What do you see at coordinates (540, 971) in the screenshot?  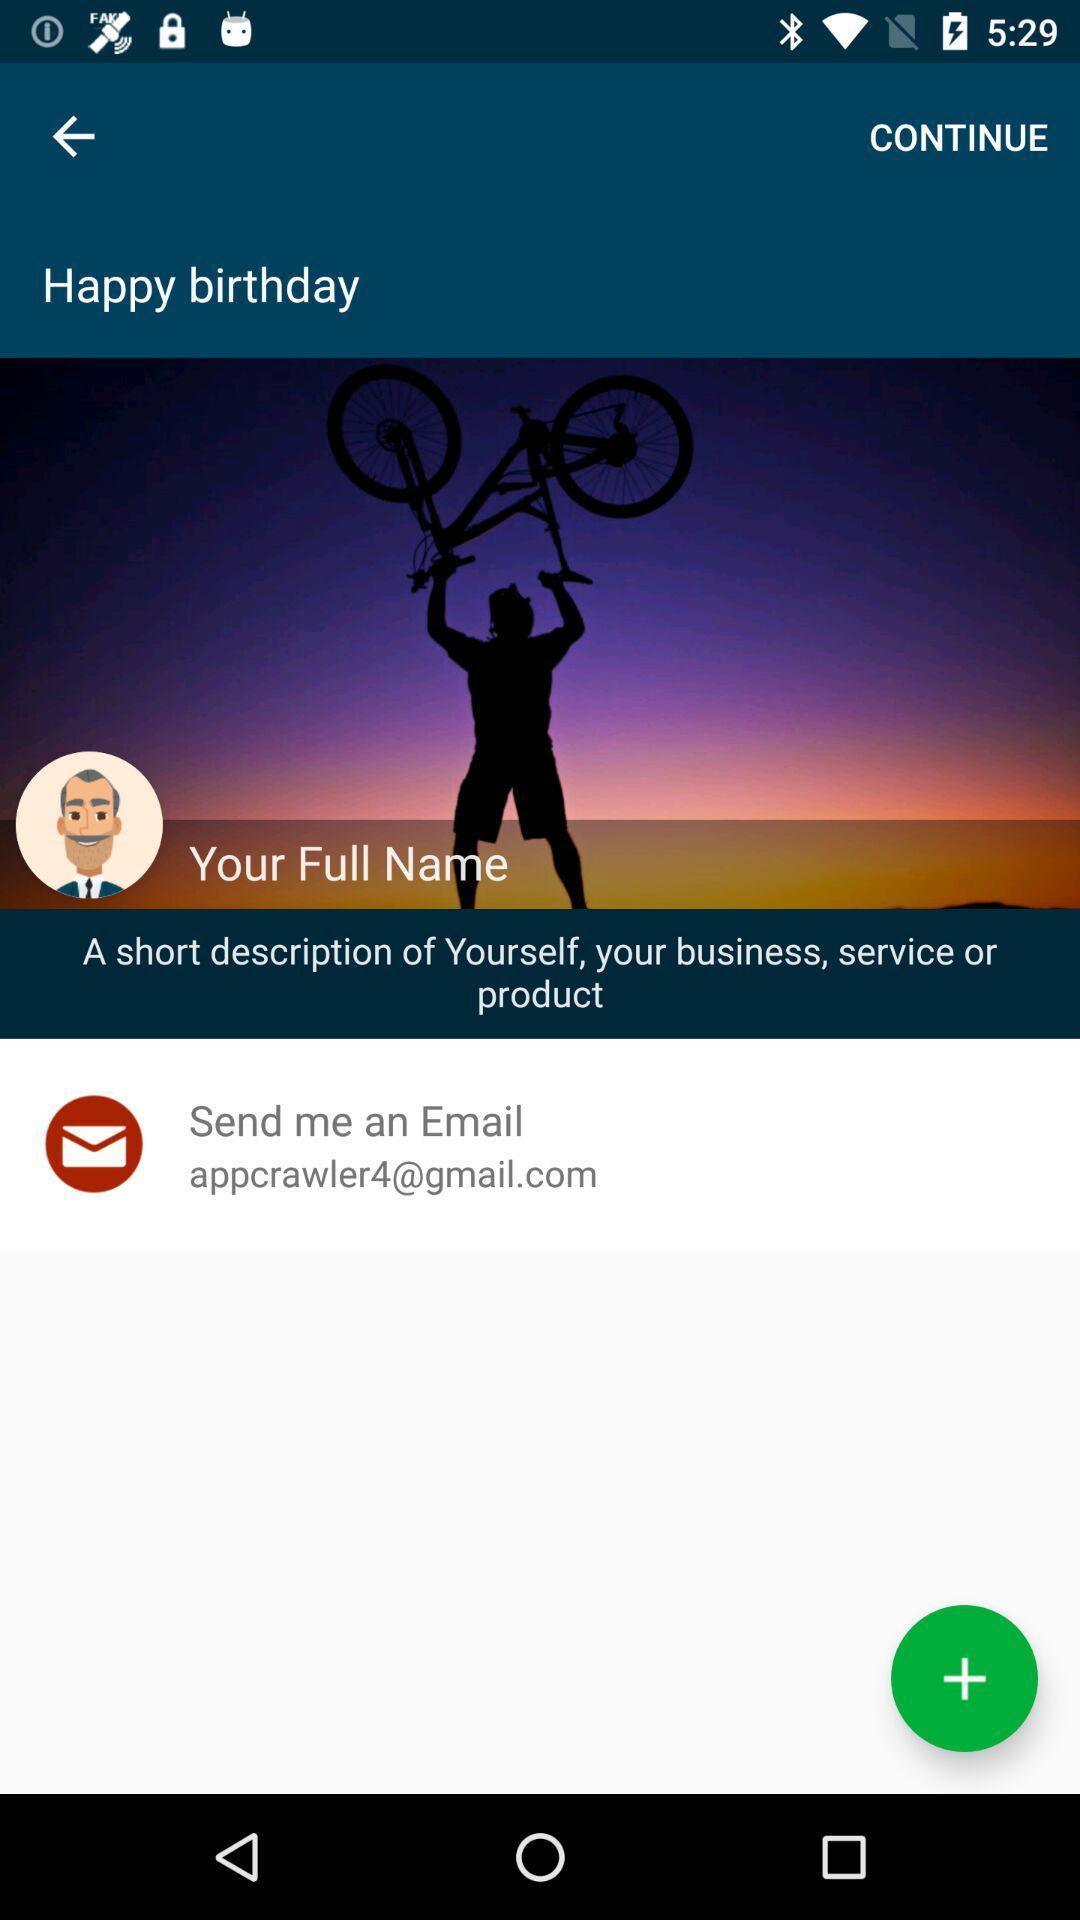 I see `the item above the send me an icon` at bounding box center [540, 971].